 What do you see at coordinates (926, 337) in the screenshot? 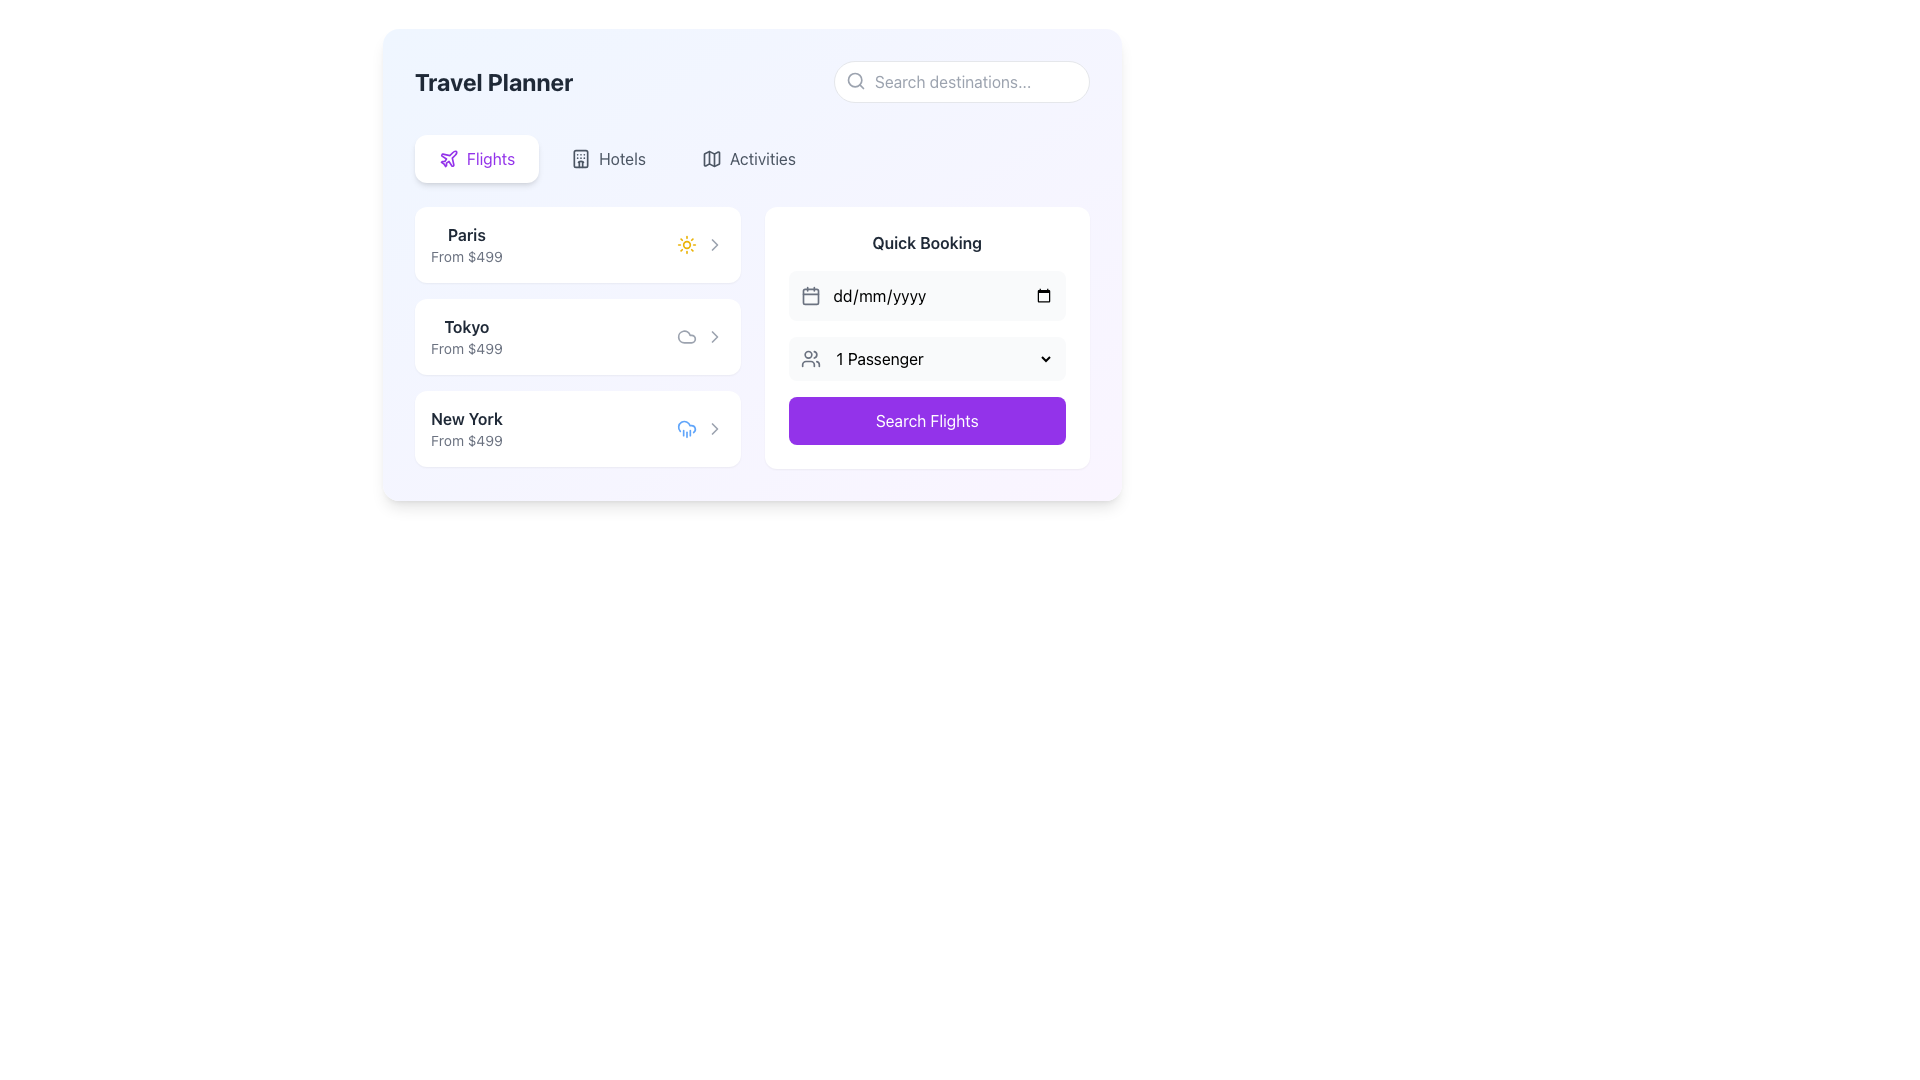
I see `the dropdown menu labeled '1 Passenger' within the Quick Booking card` at bounding box center [926, 337].